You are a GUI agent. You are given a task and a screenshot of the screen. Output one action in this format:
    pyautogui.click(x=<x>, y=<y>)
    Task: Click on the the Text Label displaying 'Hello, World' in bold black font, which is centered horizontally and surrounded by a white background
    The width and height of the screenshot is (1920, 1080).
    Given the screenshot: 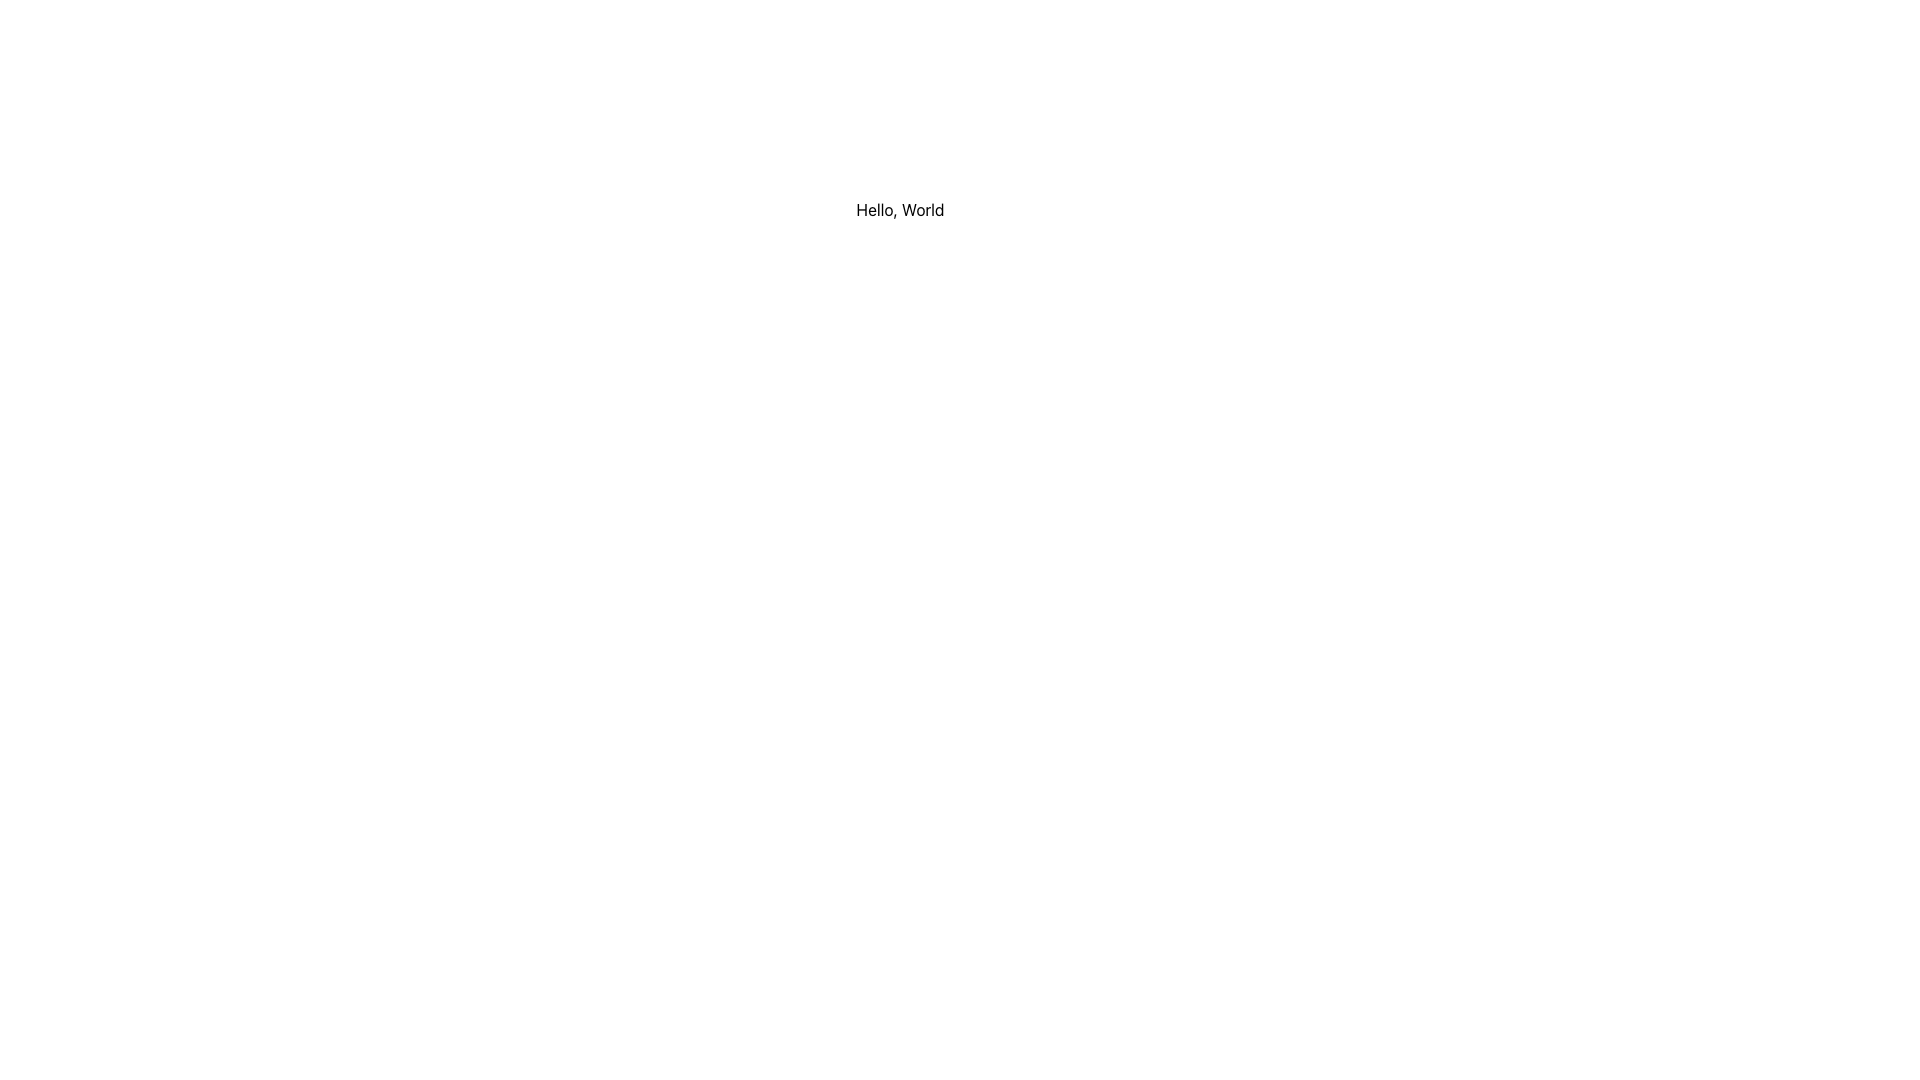 What is the action you would take?
    pyautogui.click(x=899, y=209)
    